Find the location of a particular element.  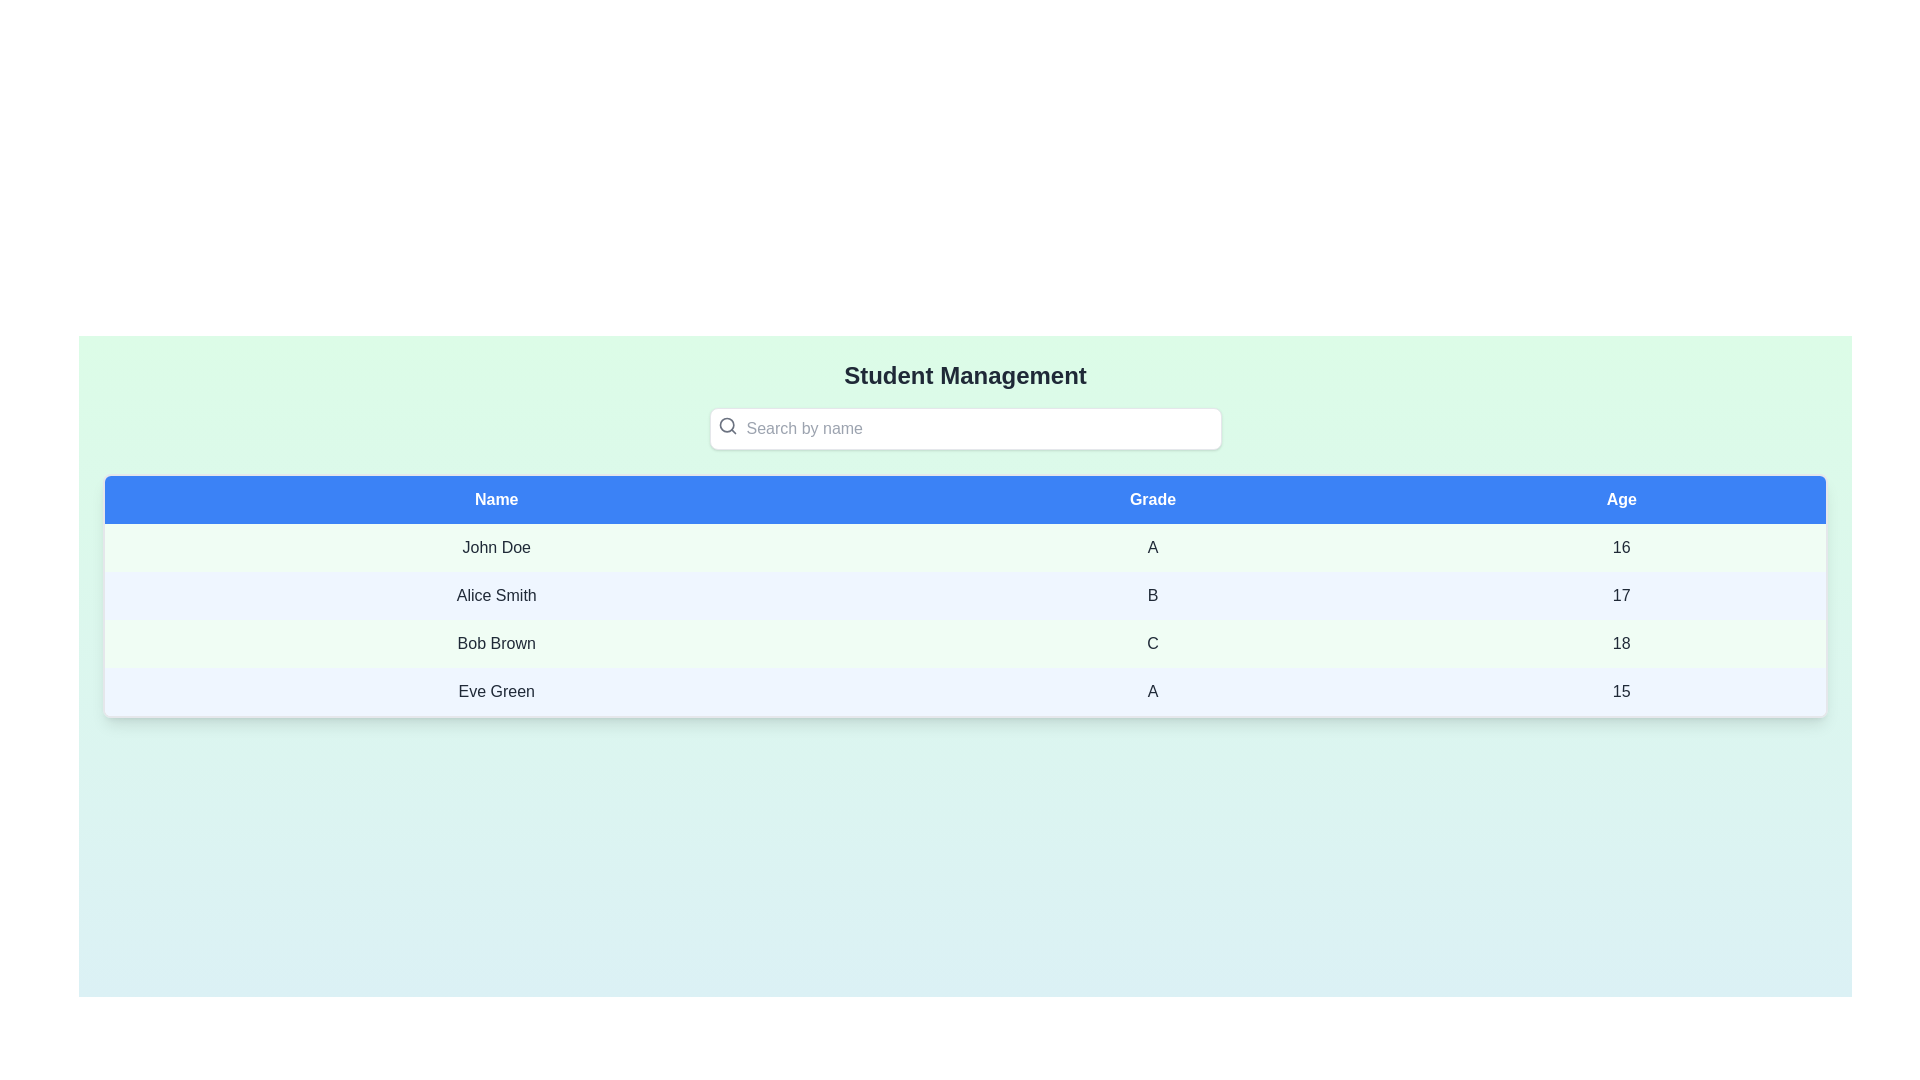

the third row of the data table is located at coordinates (965, 644).